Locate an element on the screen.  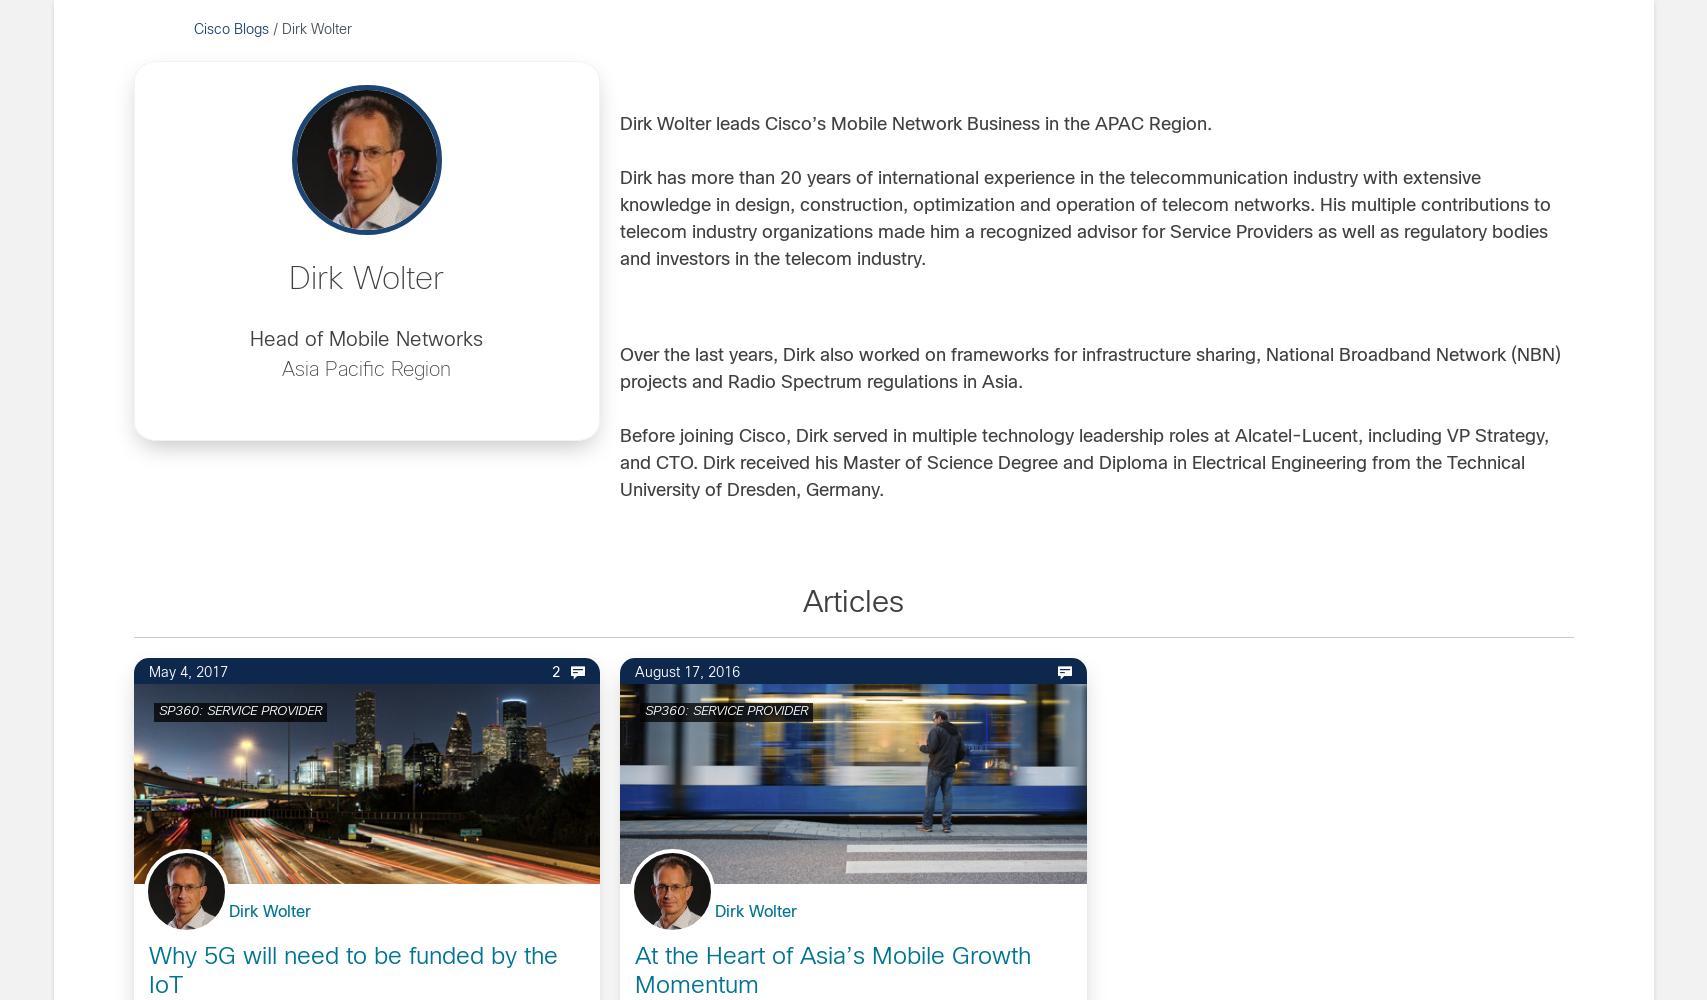
'Head of Mobile Networks' is located at coordinates (366, 339).